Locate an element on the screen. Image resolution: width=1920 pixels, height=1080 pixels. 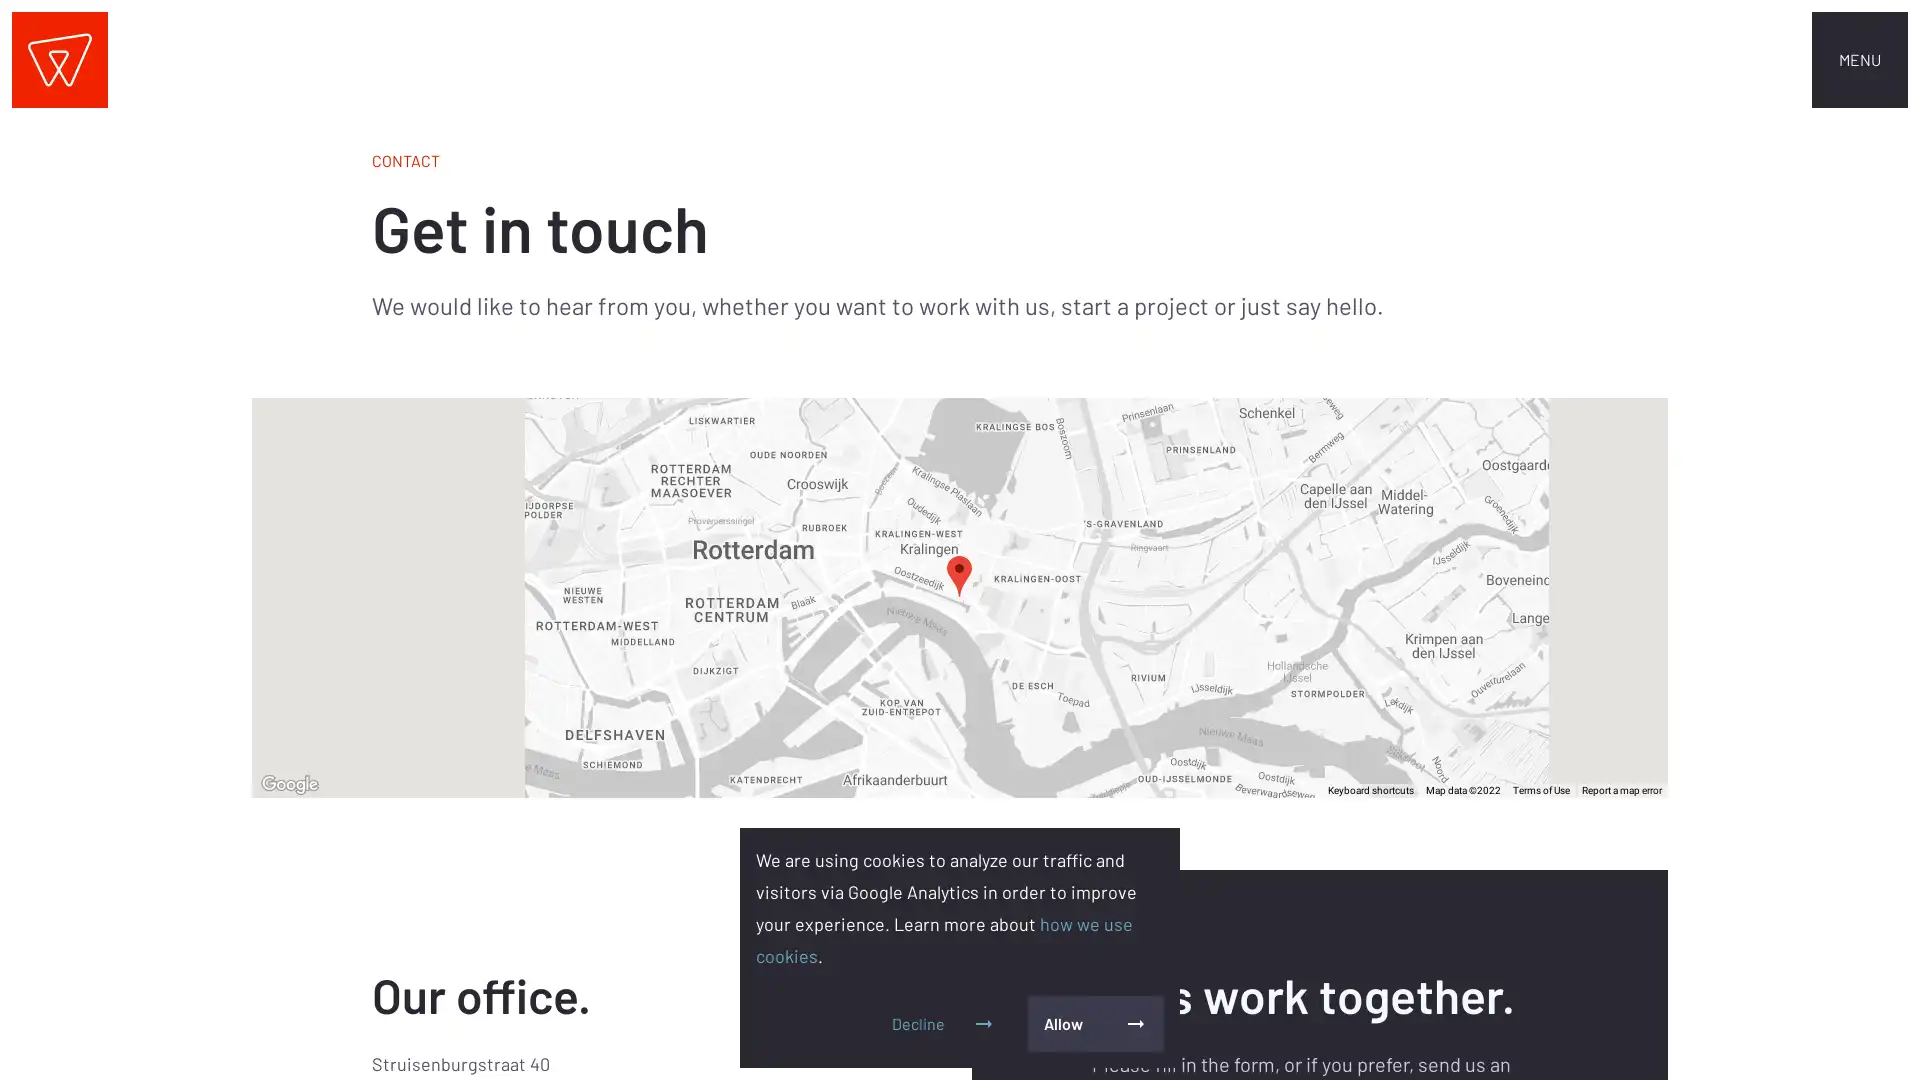
Decline is located at coordinates (943, 1023).